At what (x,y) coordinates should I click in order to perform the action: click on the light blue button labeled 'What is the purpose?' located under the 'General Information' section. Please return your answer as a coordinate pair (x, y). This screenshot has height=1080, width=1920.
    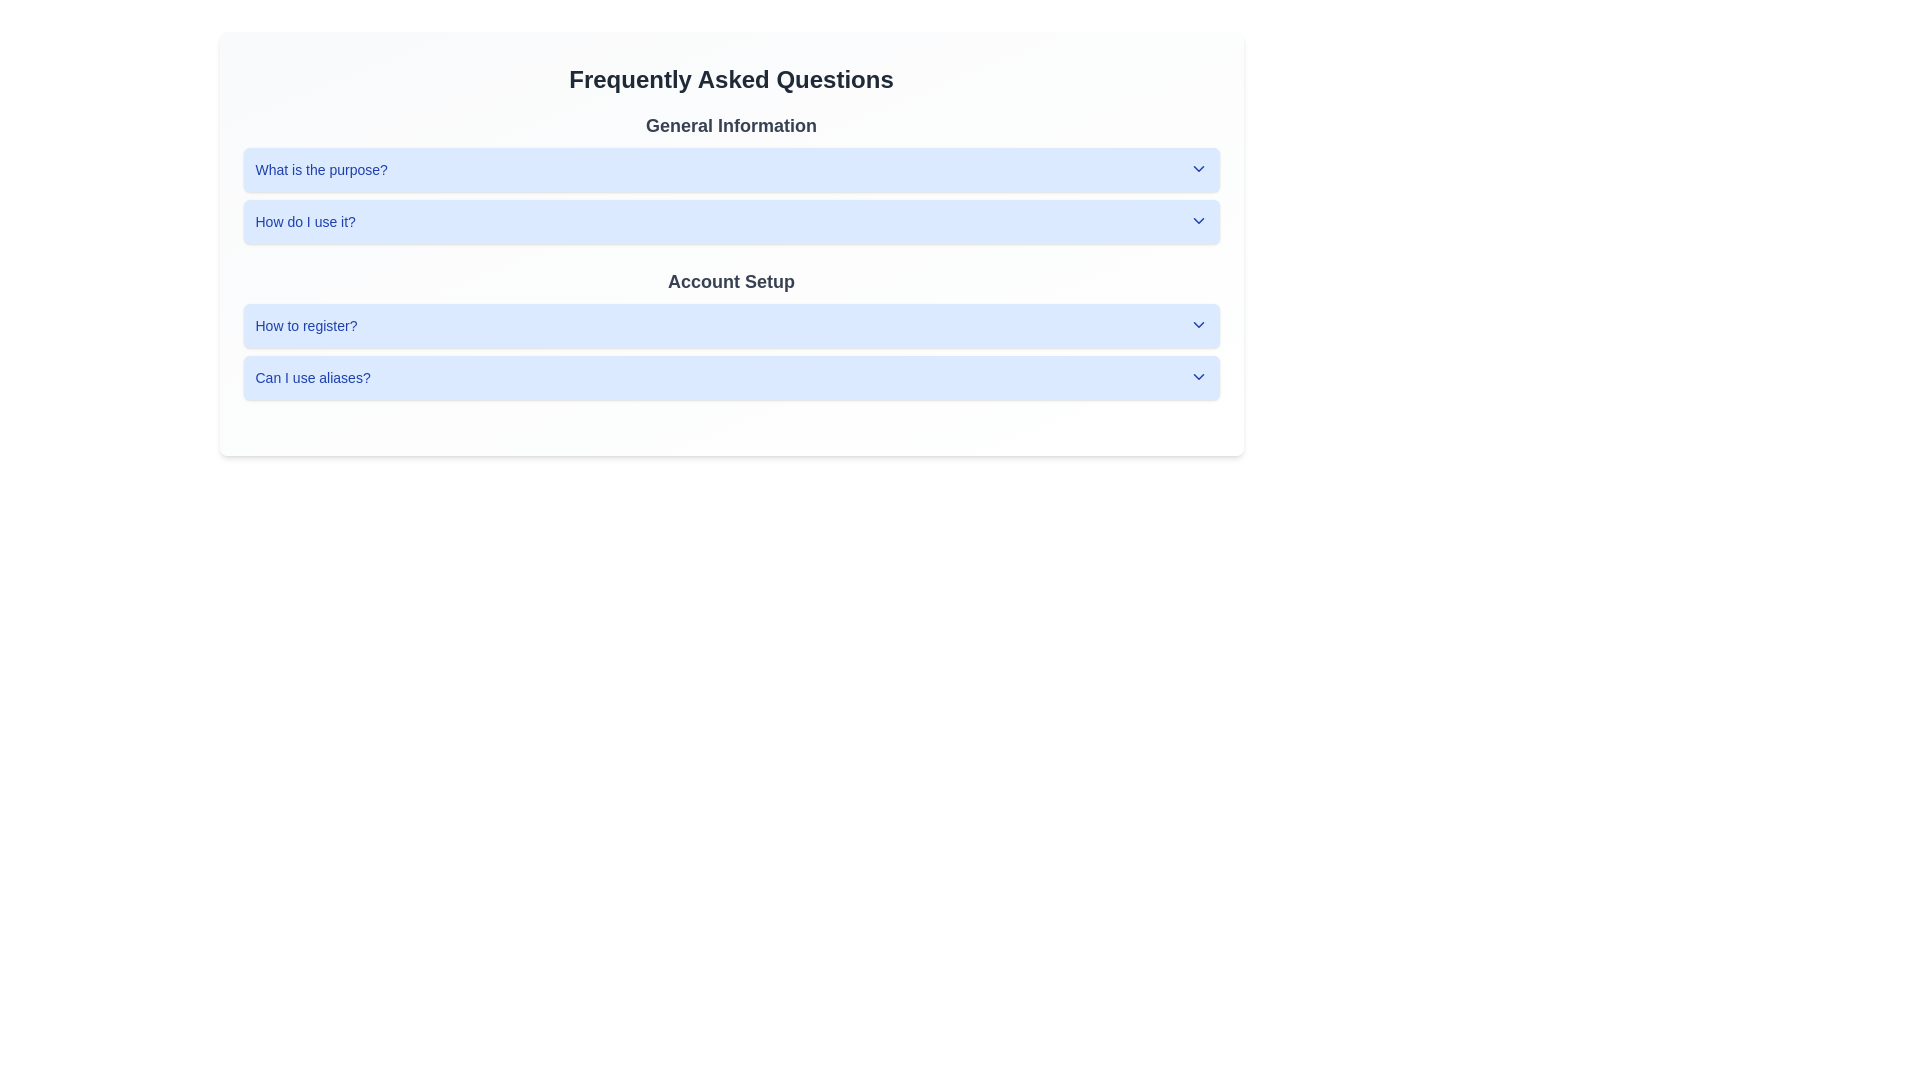
    Looking at the image, I should click on (730, 168).